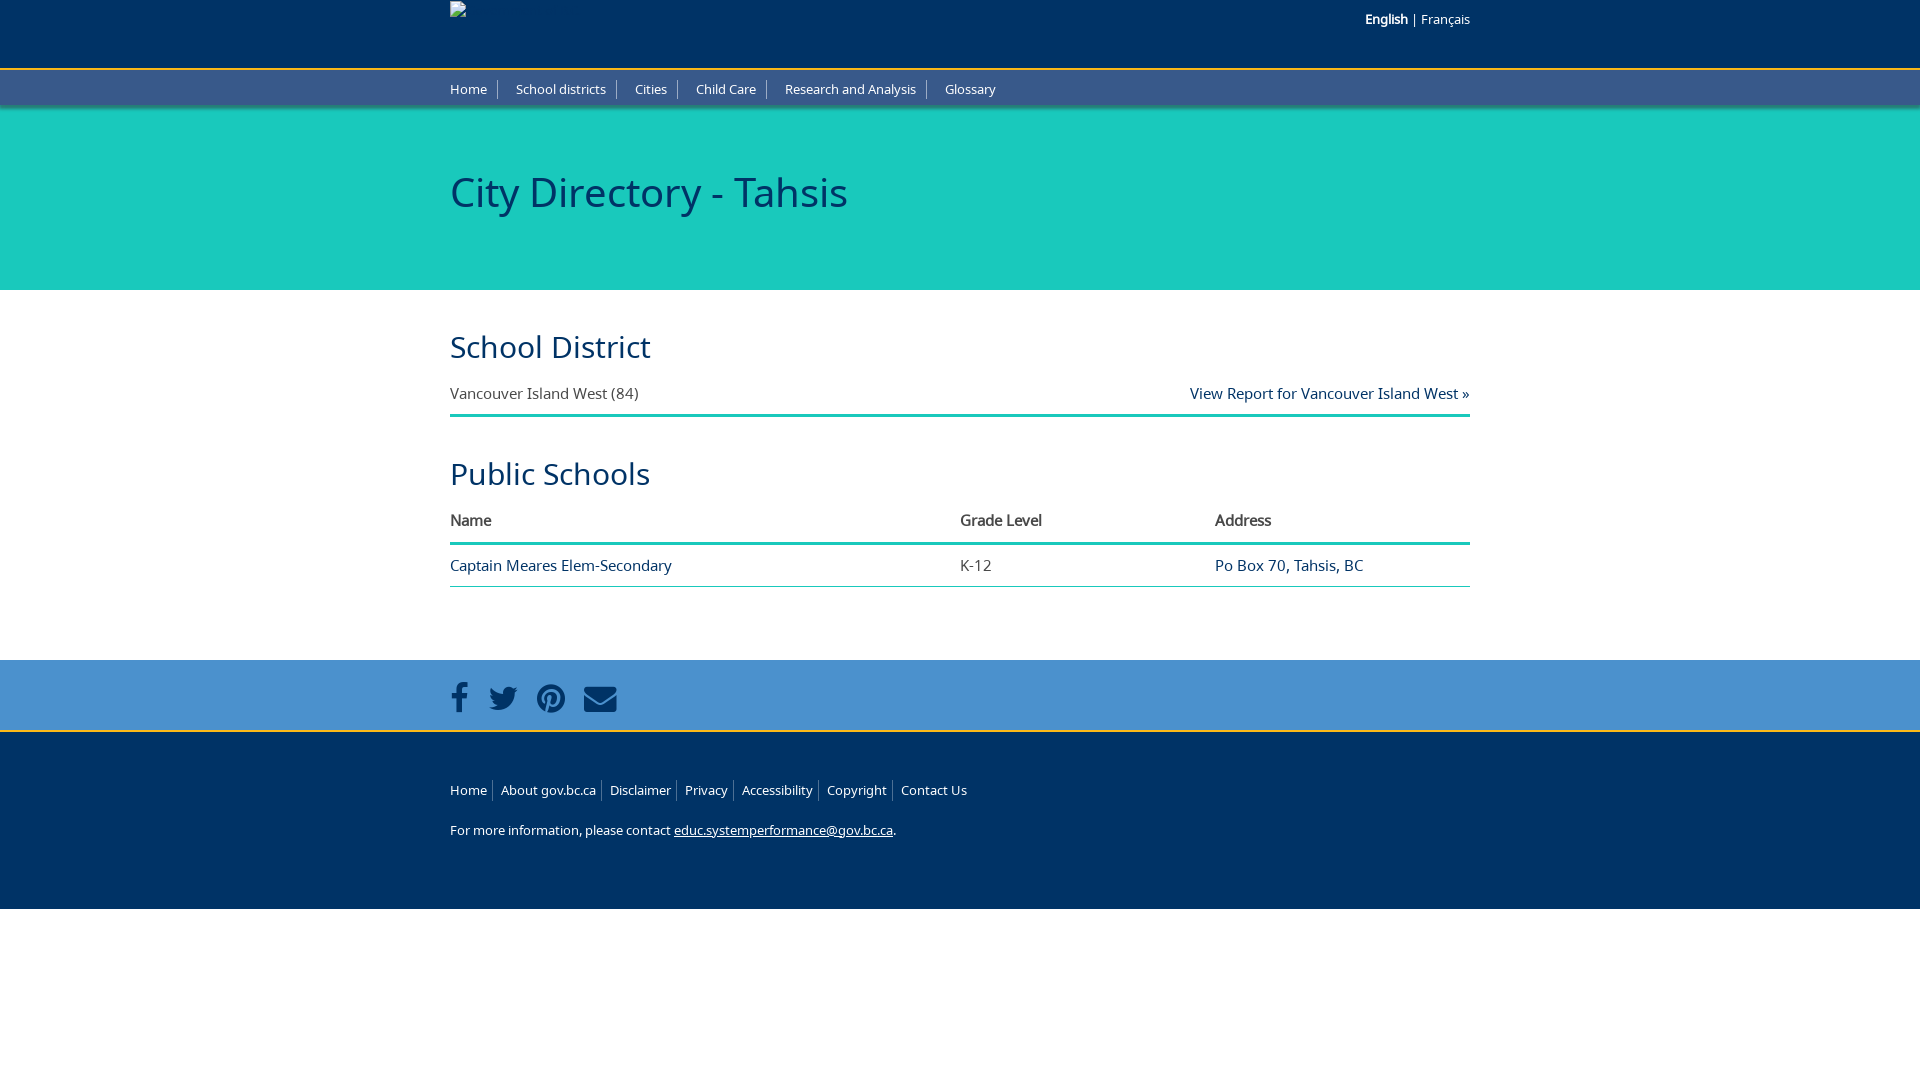 The width and height of the screenshot is (1920, 1080). Describe the element at coordinates (1363, 19) in the screenshot. I see `'English'` at that location.